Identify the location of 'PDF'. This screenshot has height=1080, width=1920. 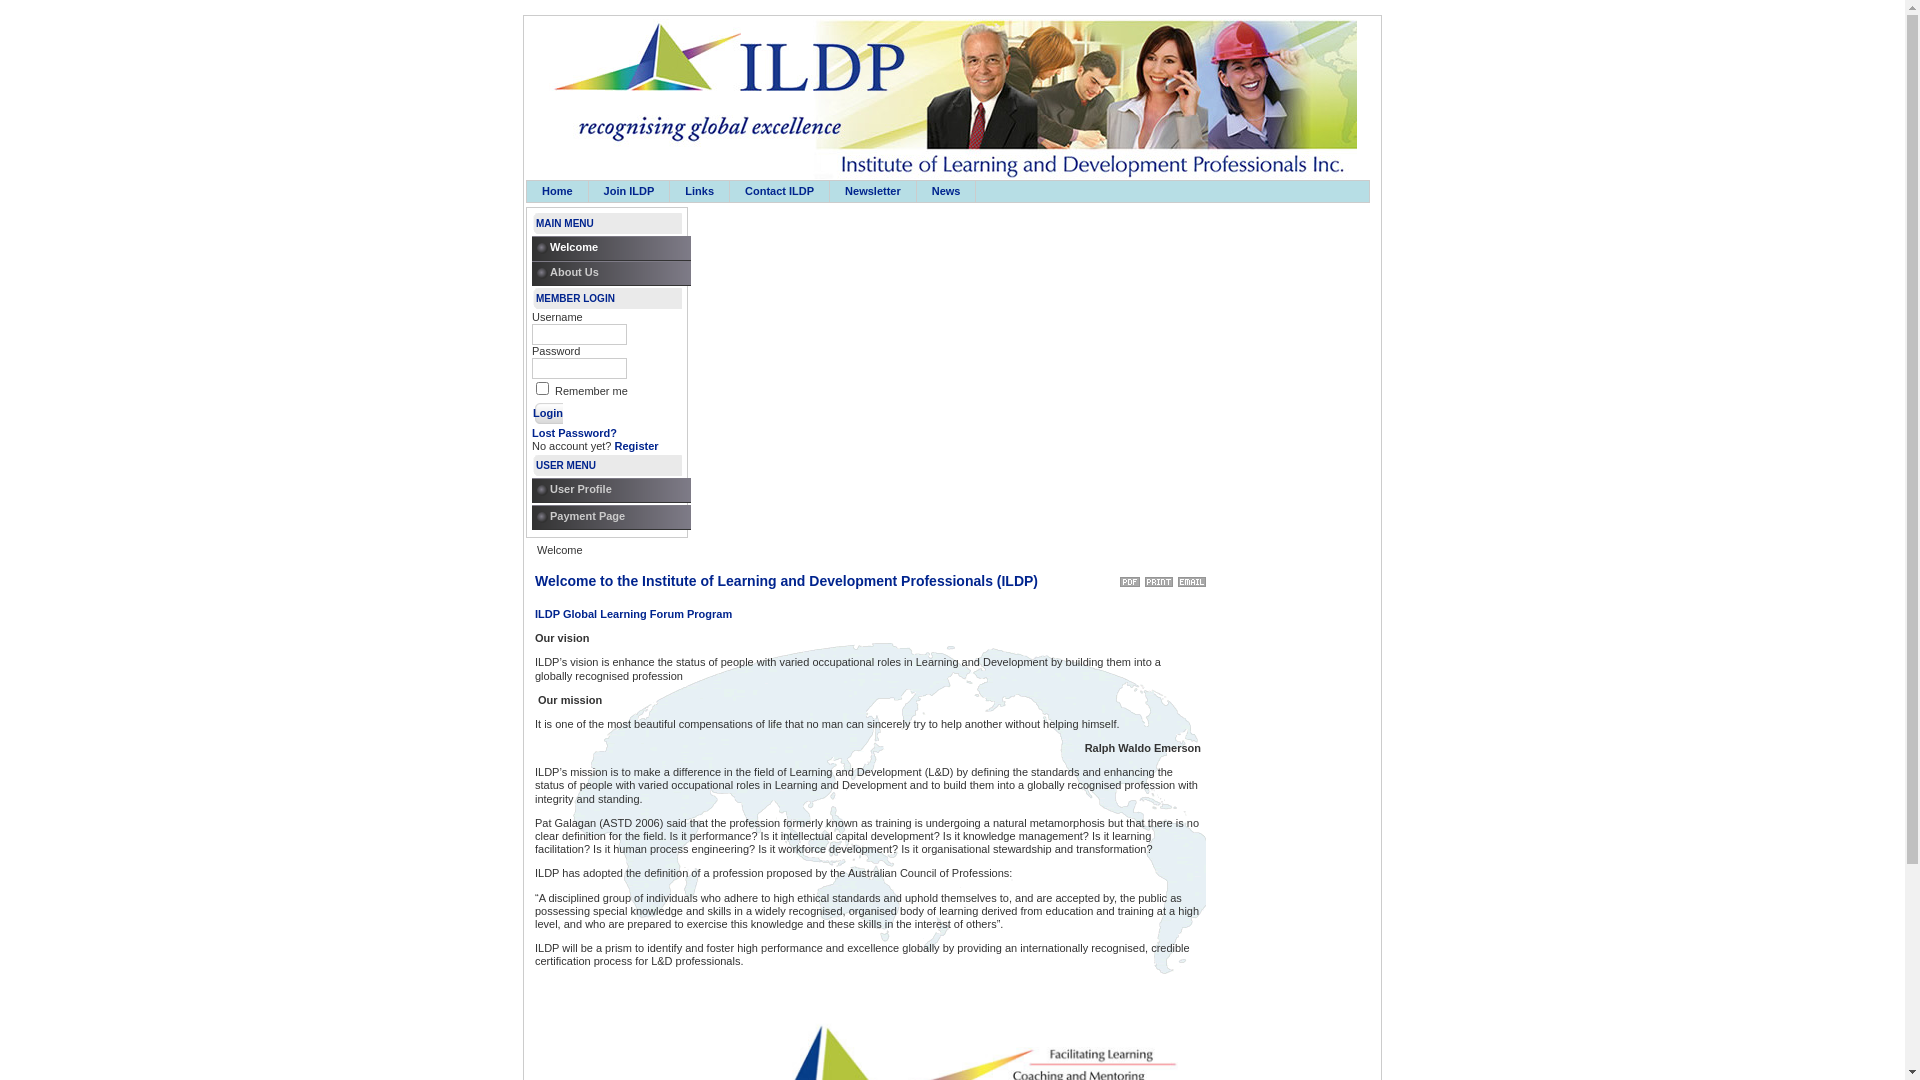
(1129, 578).